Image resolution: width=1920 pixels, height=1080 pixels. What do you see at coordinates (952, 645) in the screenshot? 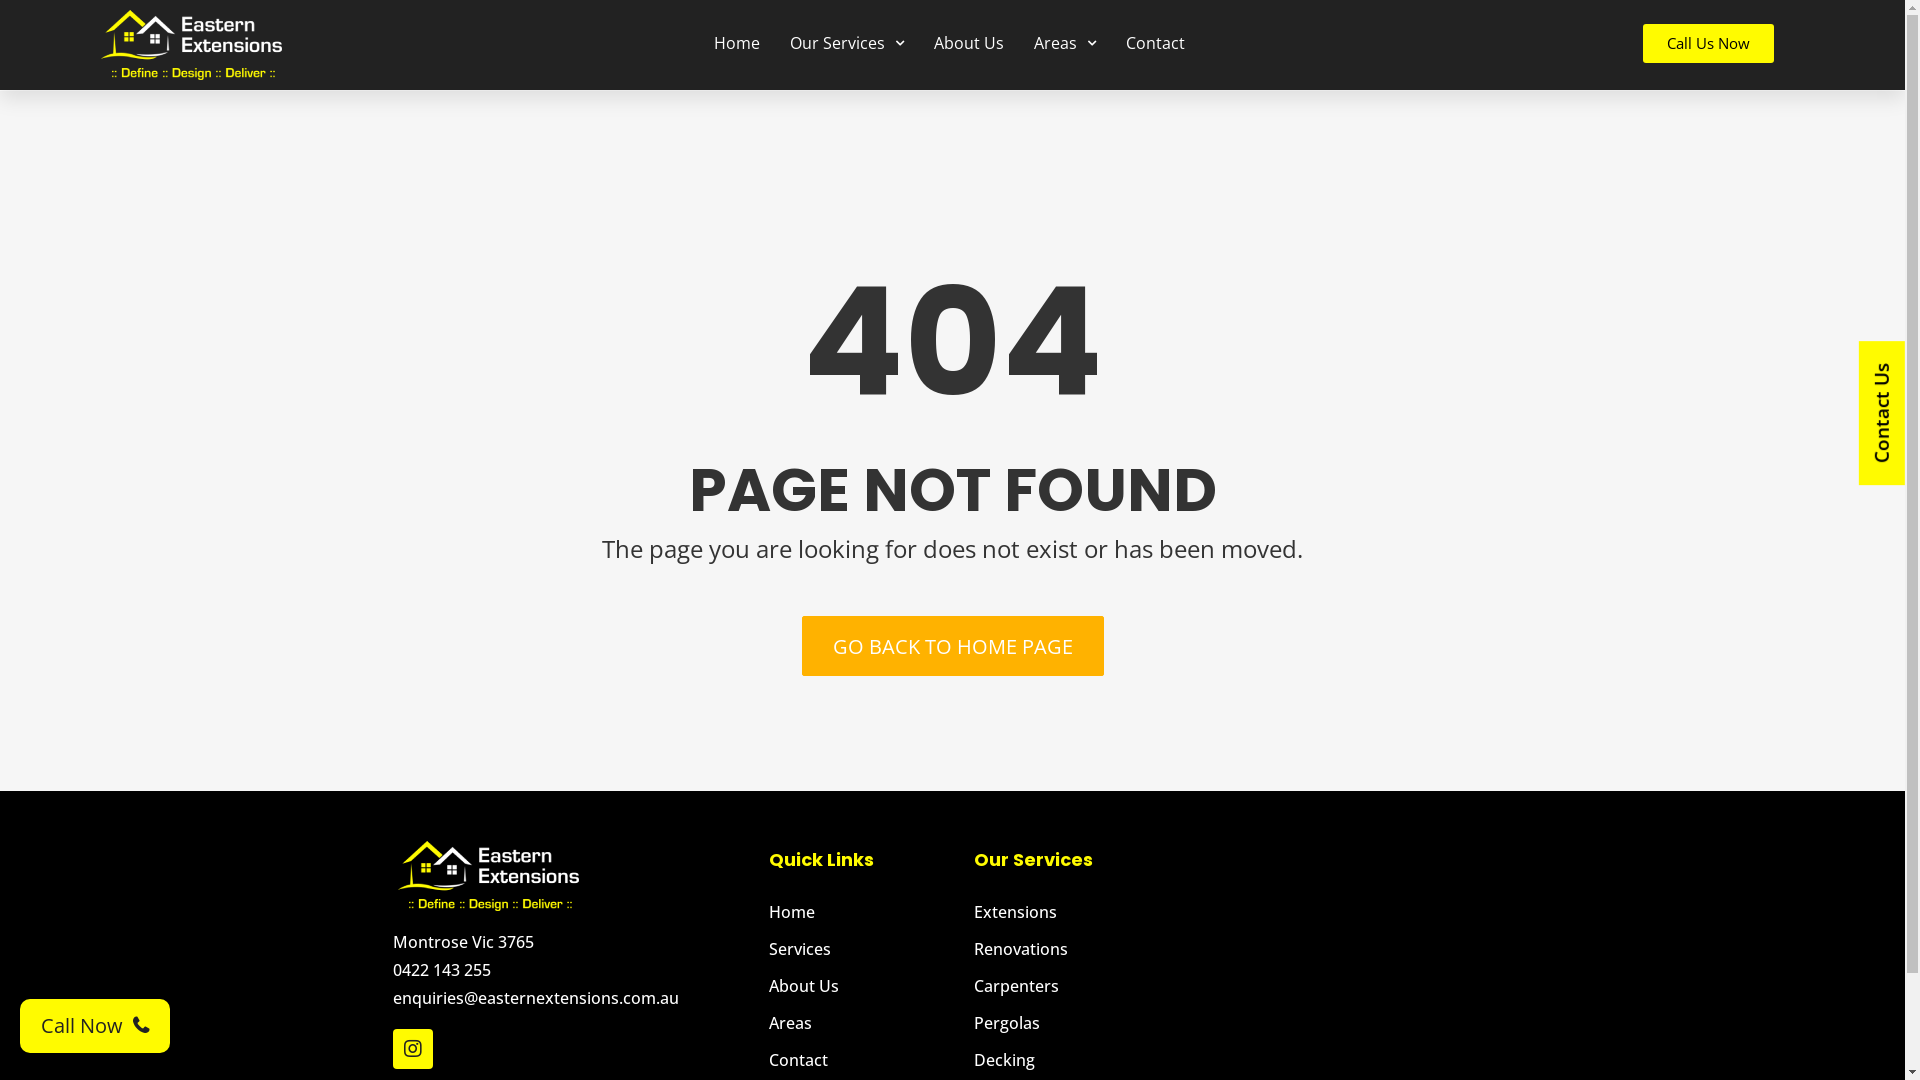
I see `'GO BACK TO HOME PAGE'` at bounding box center [952, 645].